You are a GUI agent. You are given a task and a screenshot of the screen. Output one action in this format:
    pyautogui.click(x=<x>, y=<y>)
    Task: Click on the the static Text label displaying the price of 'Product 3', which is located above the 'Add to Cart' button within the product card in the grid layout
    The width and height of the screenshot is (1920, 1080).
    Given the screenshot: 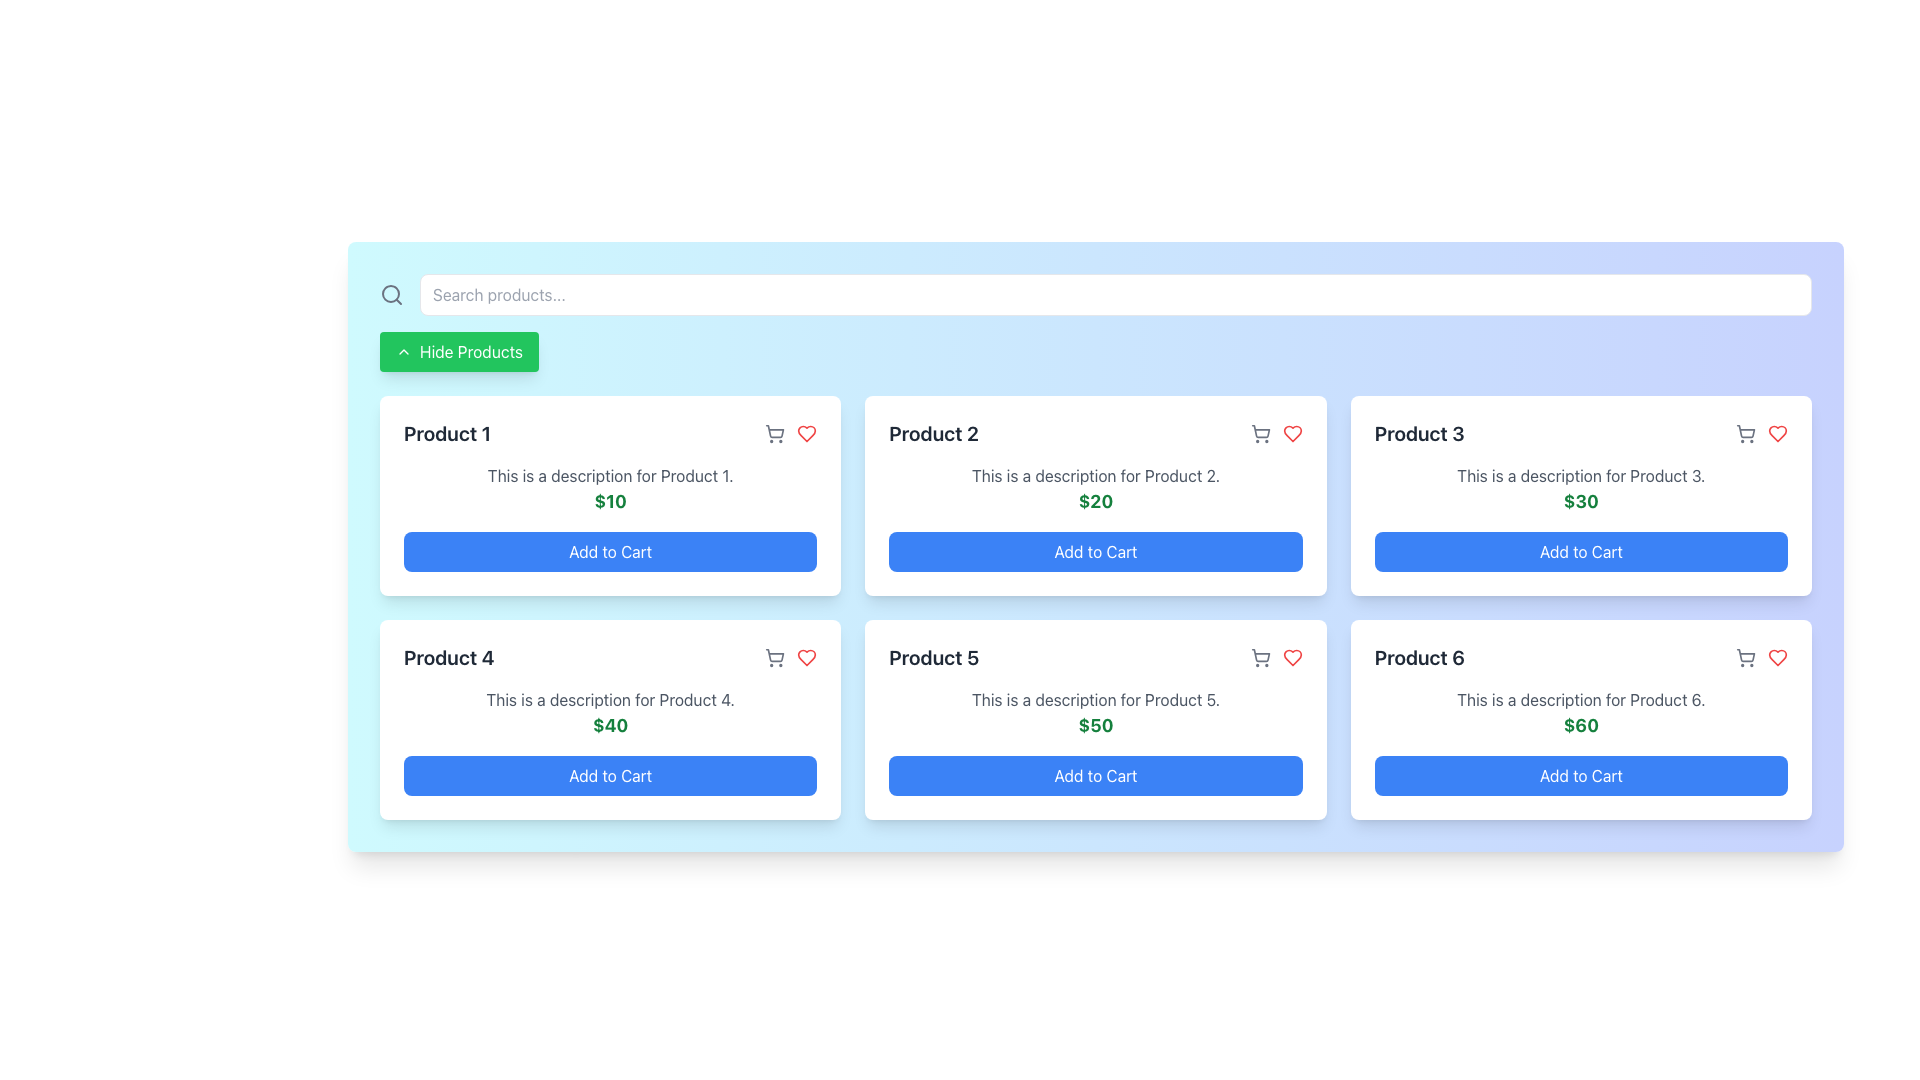 What is the action you would take?
    pyautogui.click(x=1580, y=500)
    